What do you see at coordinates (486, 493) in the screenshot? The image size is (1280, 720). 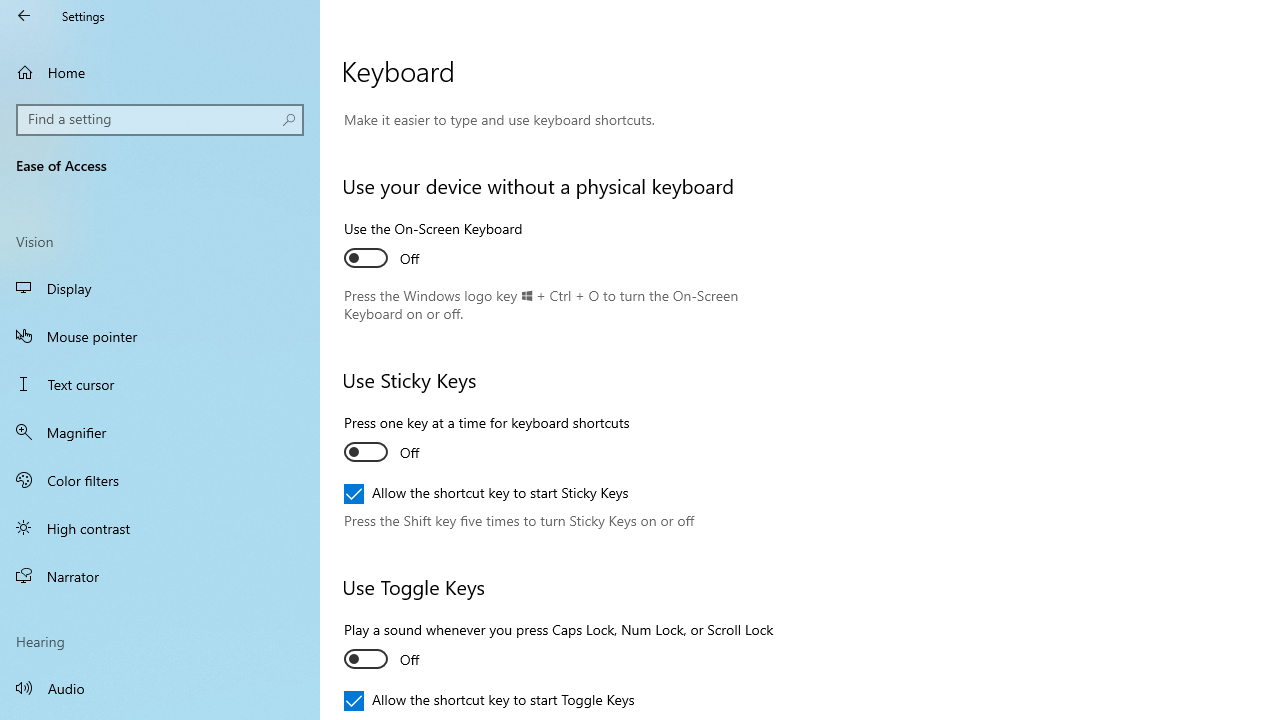 I see `'Allow the shortcut key to start Sticky Keys'` at bounding box center [486, 493].